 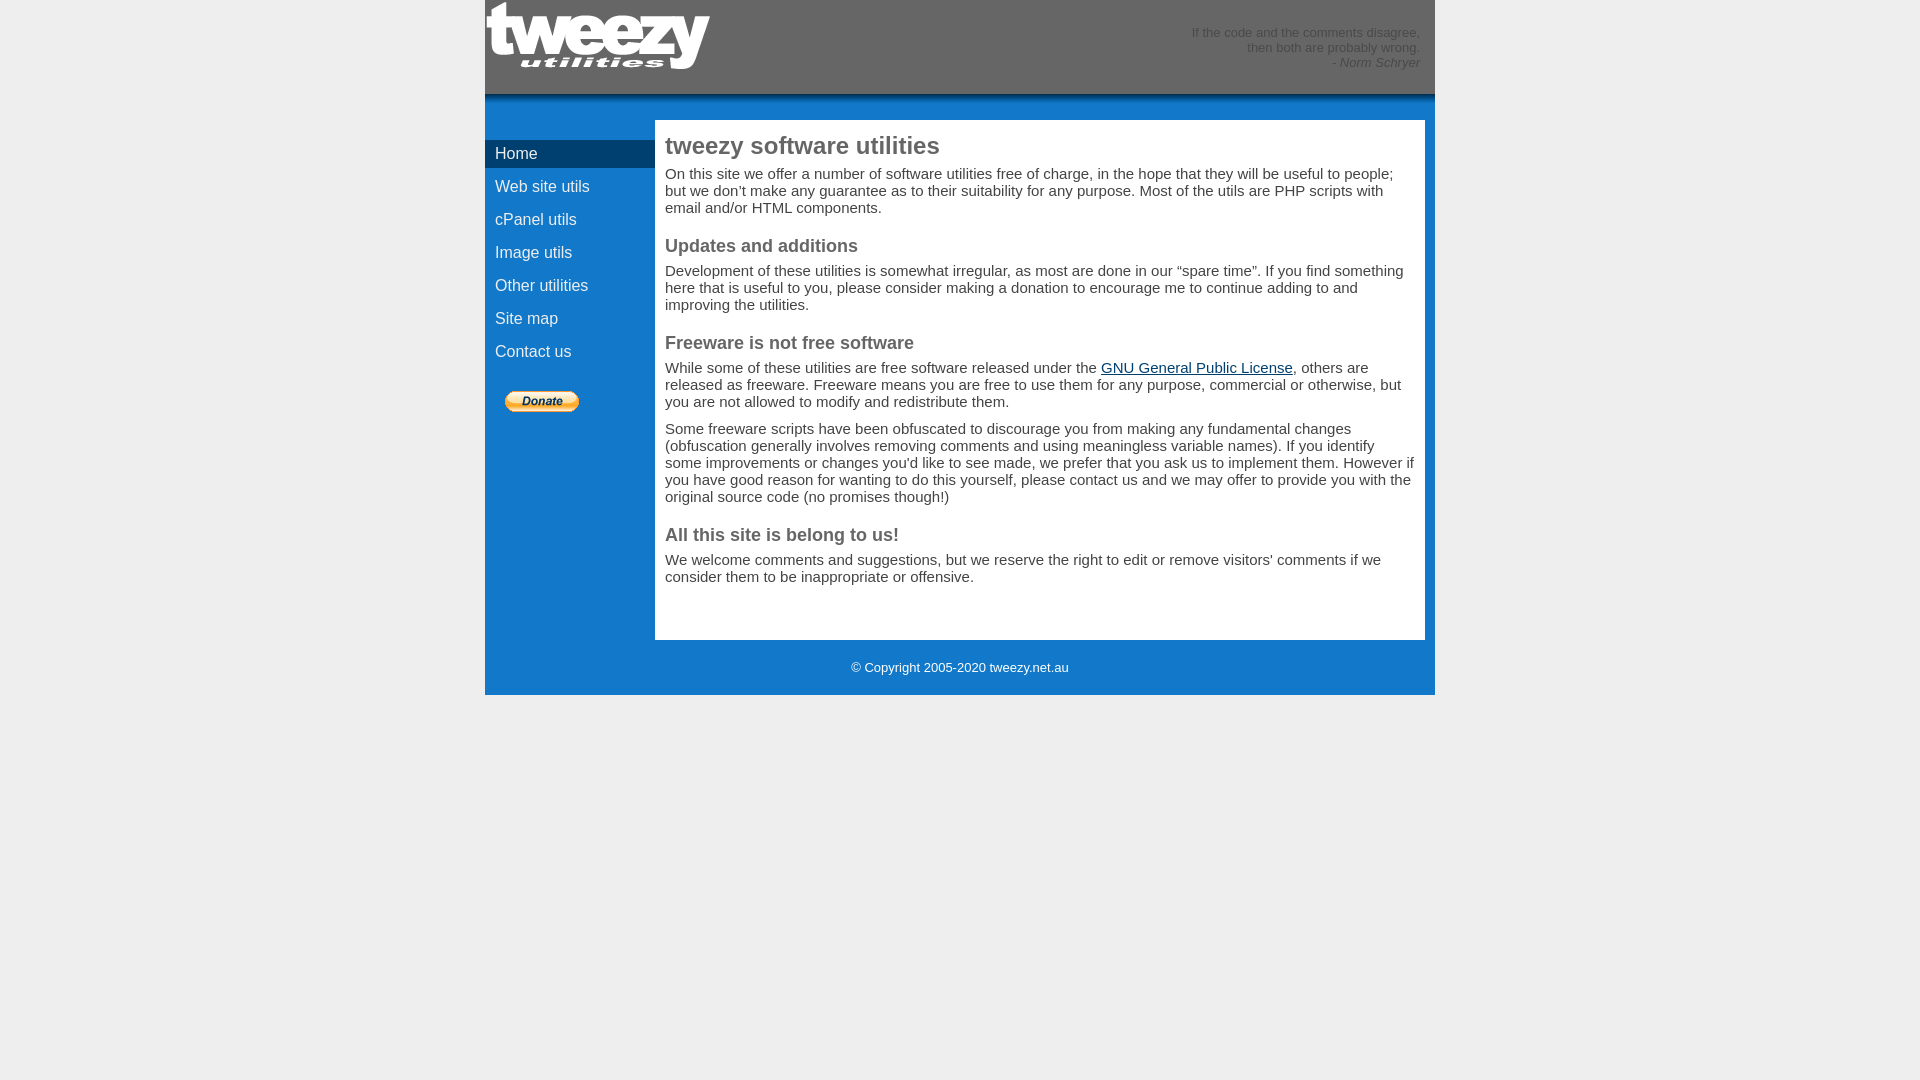 I want to click on 'Home', so click(x=569, y=153).